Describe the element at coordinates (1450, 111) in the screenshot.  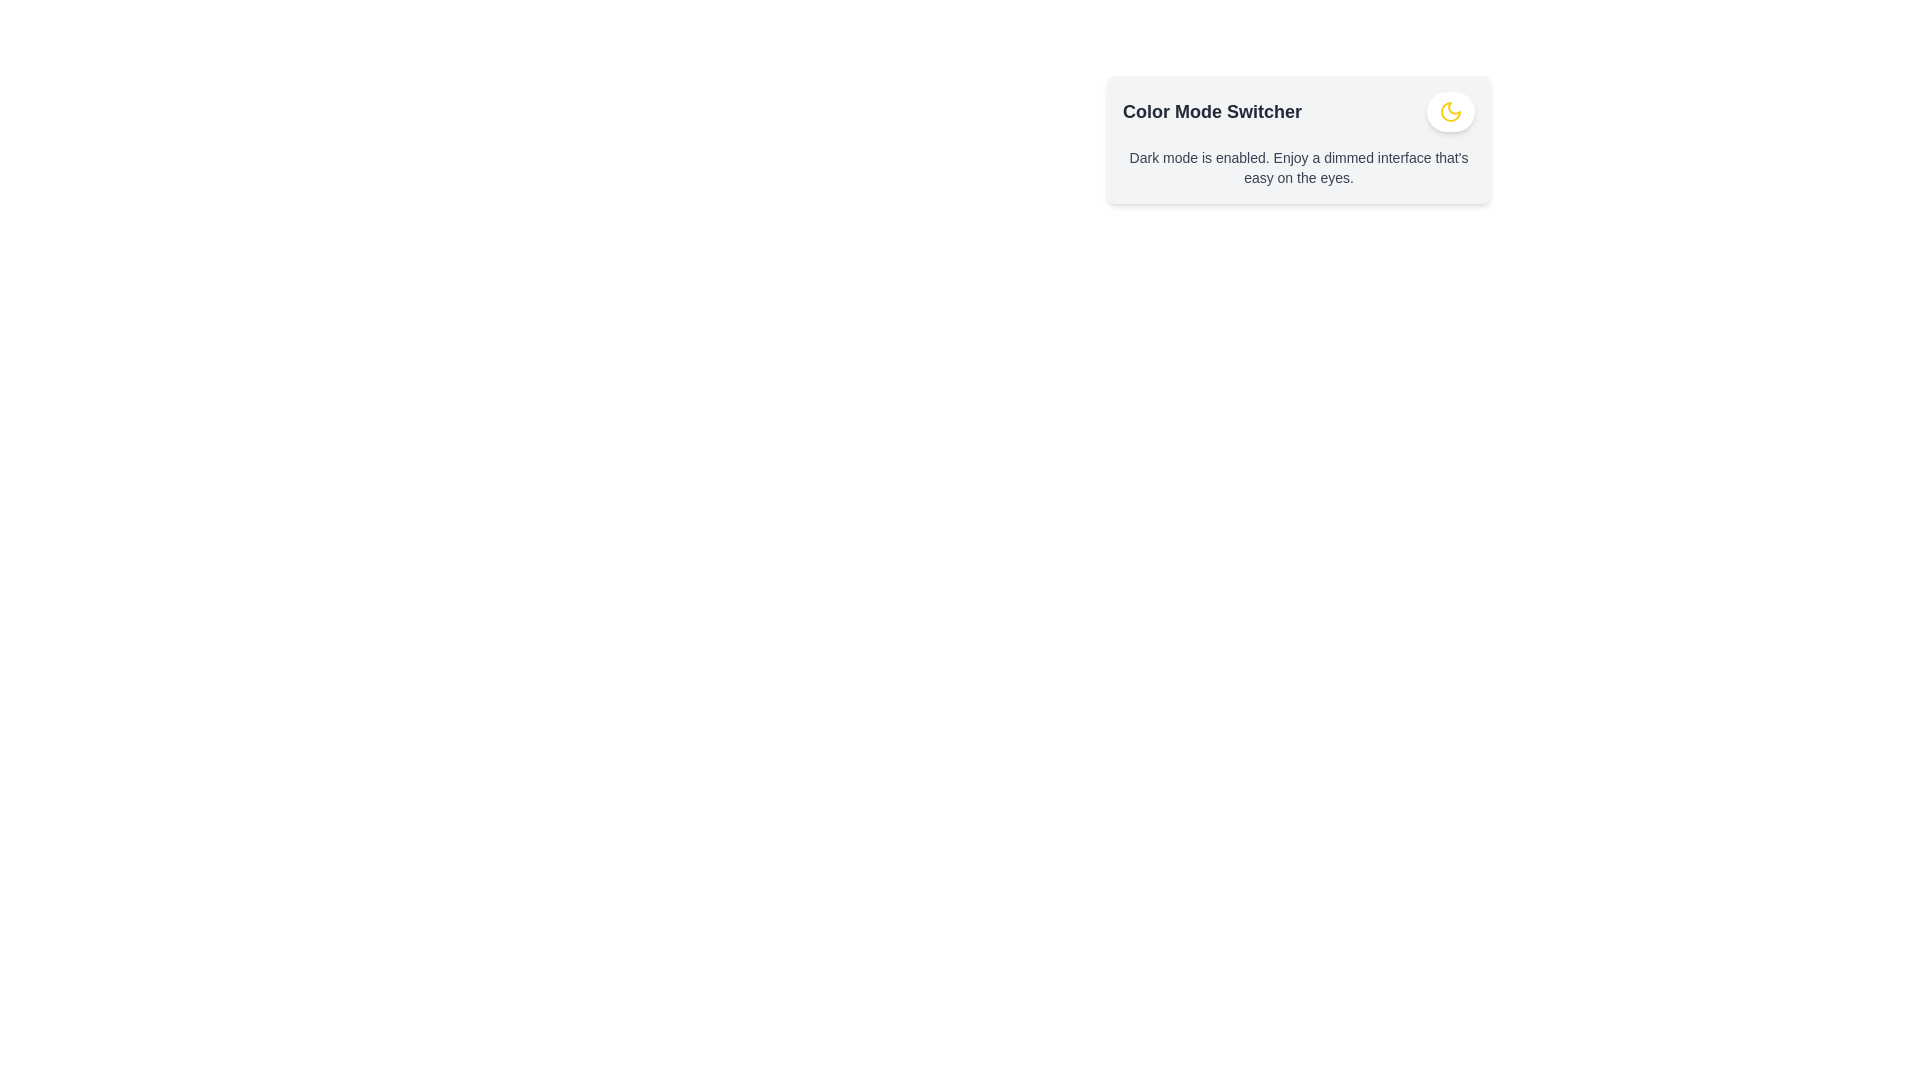
I see `the icon in the upper-right corner of the 'Color Mode Switcher' panel` at that location.